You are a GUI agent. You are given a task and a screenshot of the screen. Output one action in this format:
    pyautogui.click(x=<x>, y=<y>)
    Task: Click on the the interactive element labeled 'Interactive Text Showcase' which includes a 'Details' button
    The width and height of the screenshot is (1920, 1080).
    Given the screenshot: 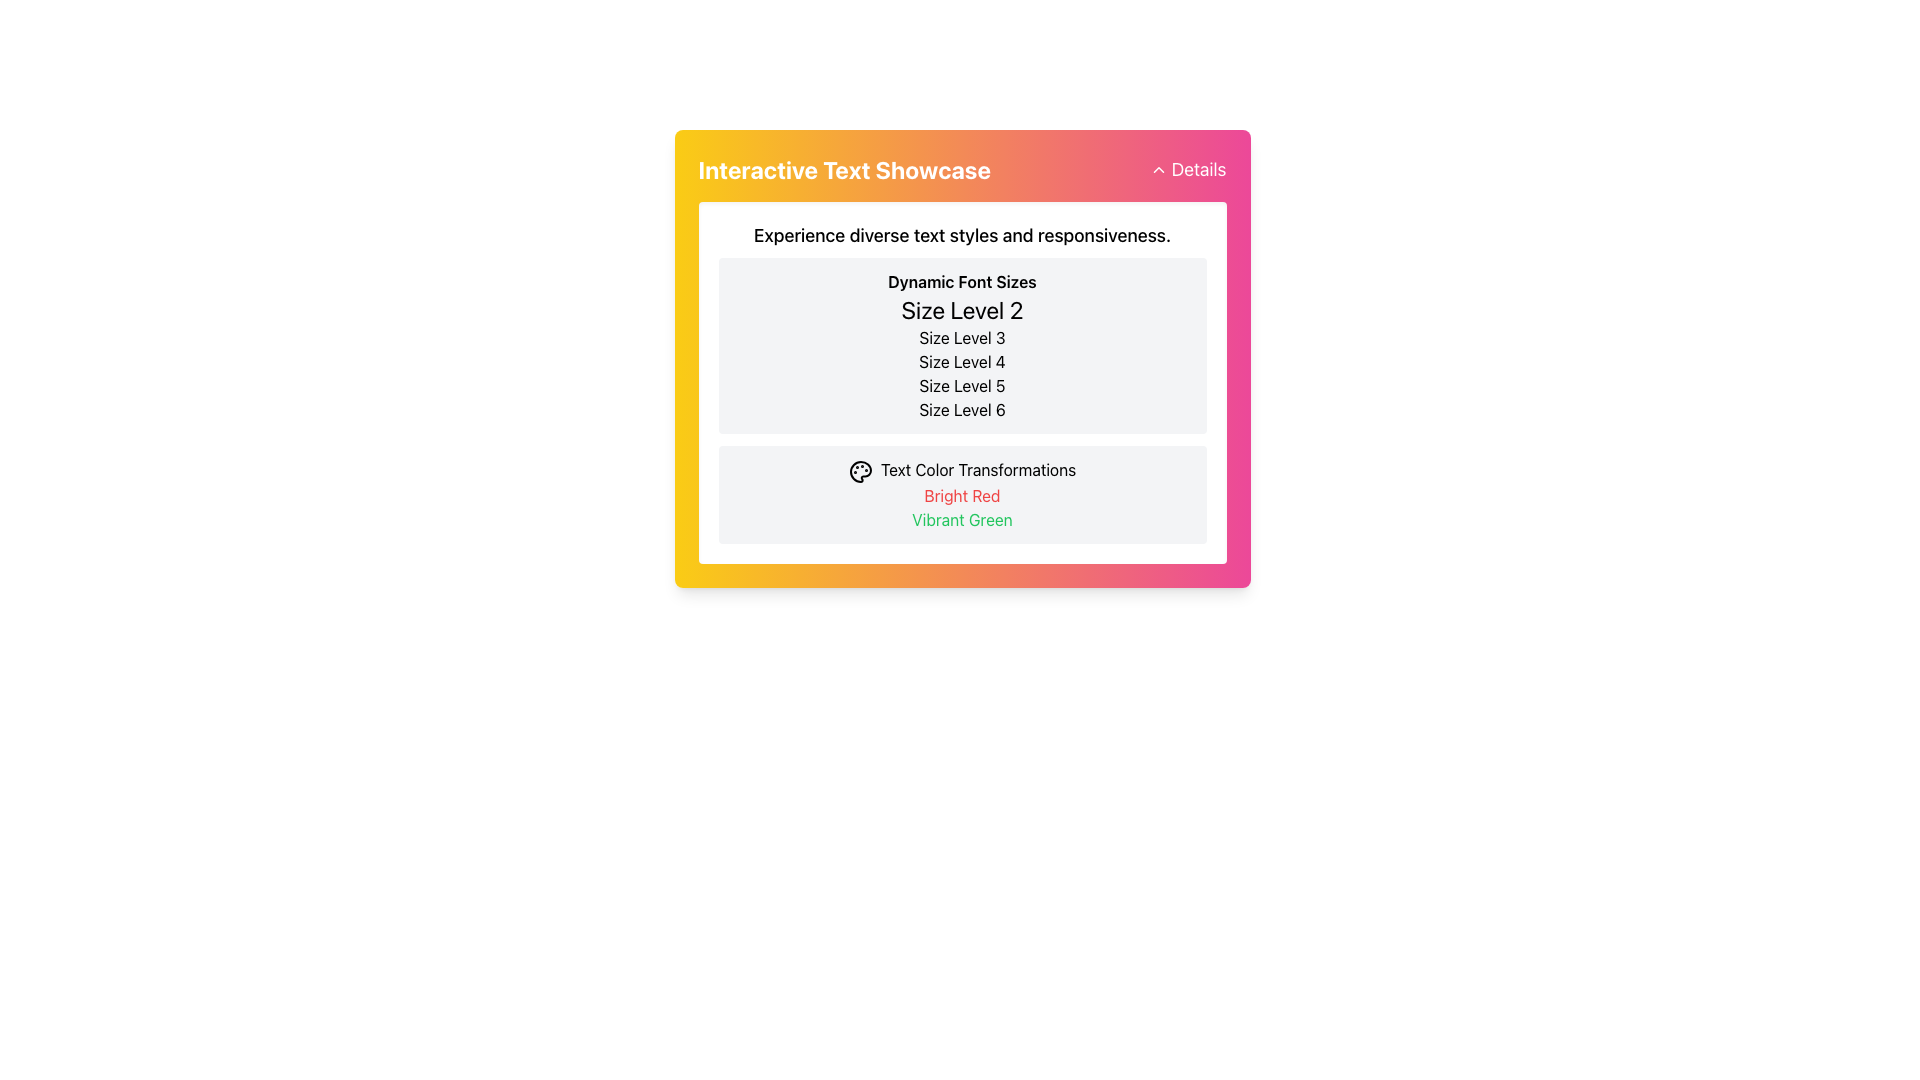 What is the action you would take?
    pyautogui.click(x=962, y=168)
    